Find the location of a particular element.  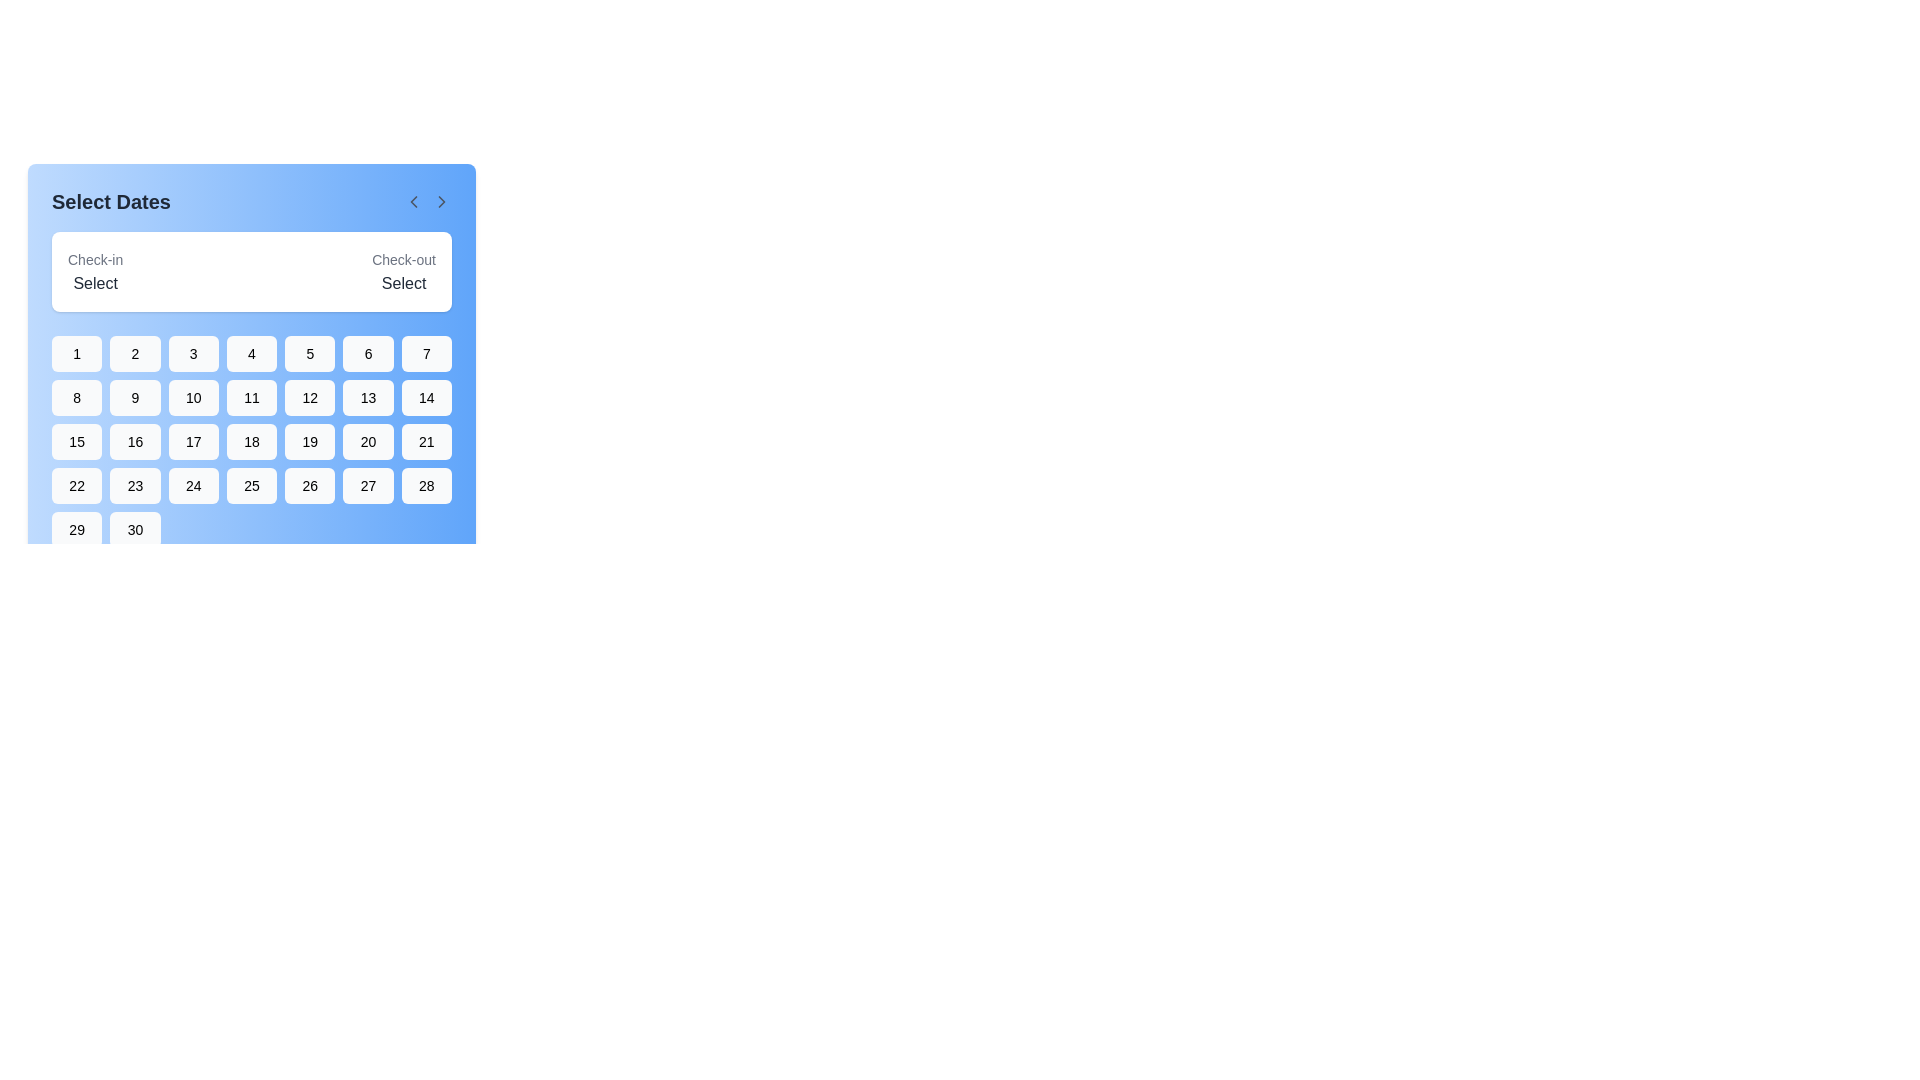

the bold text label displaying 'Select Dates' at the top-left corner of the blue-themed date selection interface is located at coordinates (110, 201).